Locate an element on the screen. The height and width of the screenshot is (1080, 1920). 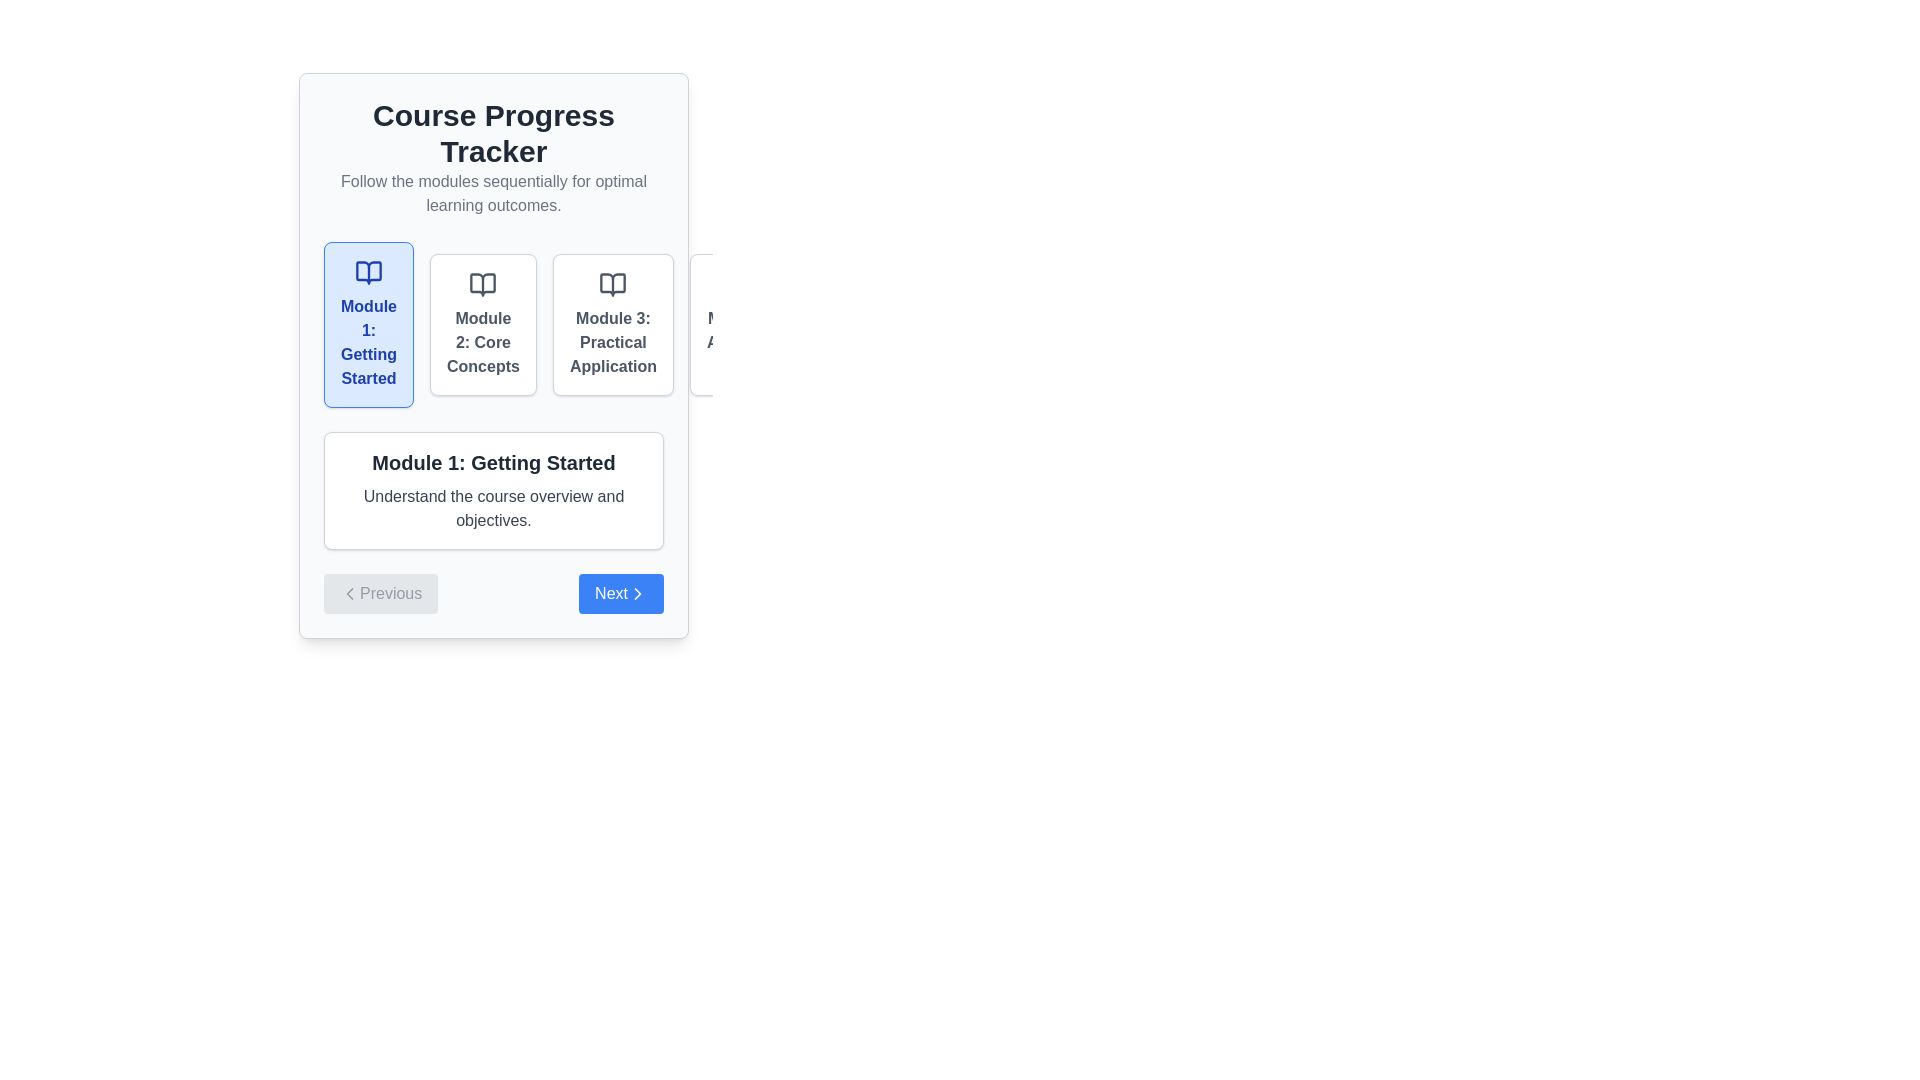
the appearance of the chevron icon located within the blue 'Next' button at the bottom-right corner of the module navigation interface is located at coordinates (637, 593).